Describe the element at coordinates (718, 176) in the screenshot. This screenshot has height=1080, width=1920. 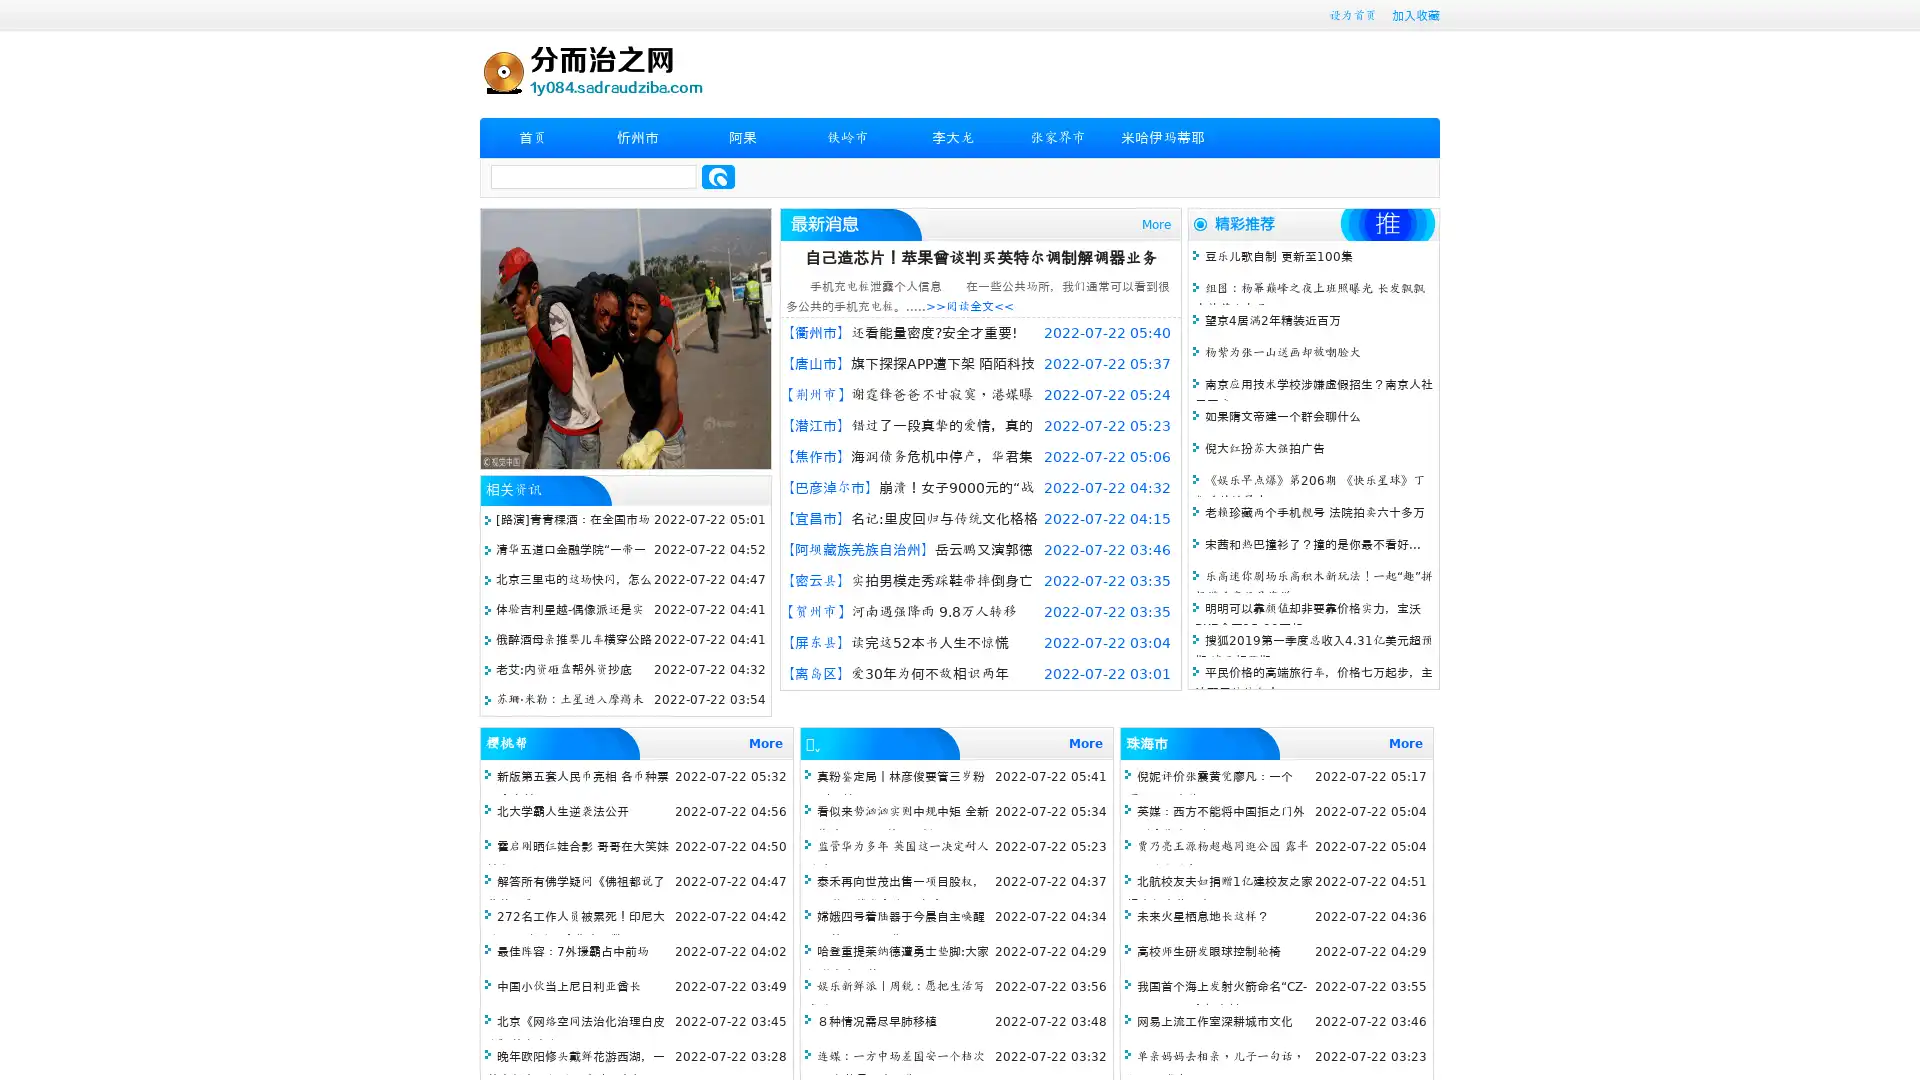
I see `Search` at that location.